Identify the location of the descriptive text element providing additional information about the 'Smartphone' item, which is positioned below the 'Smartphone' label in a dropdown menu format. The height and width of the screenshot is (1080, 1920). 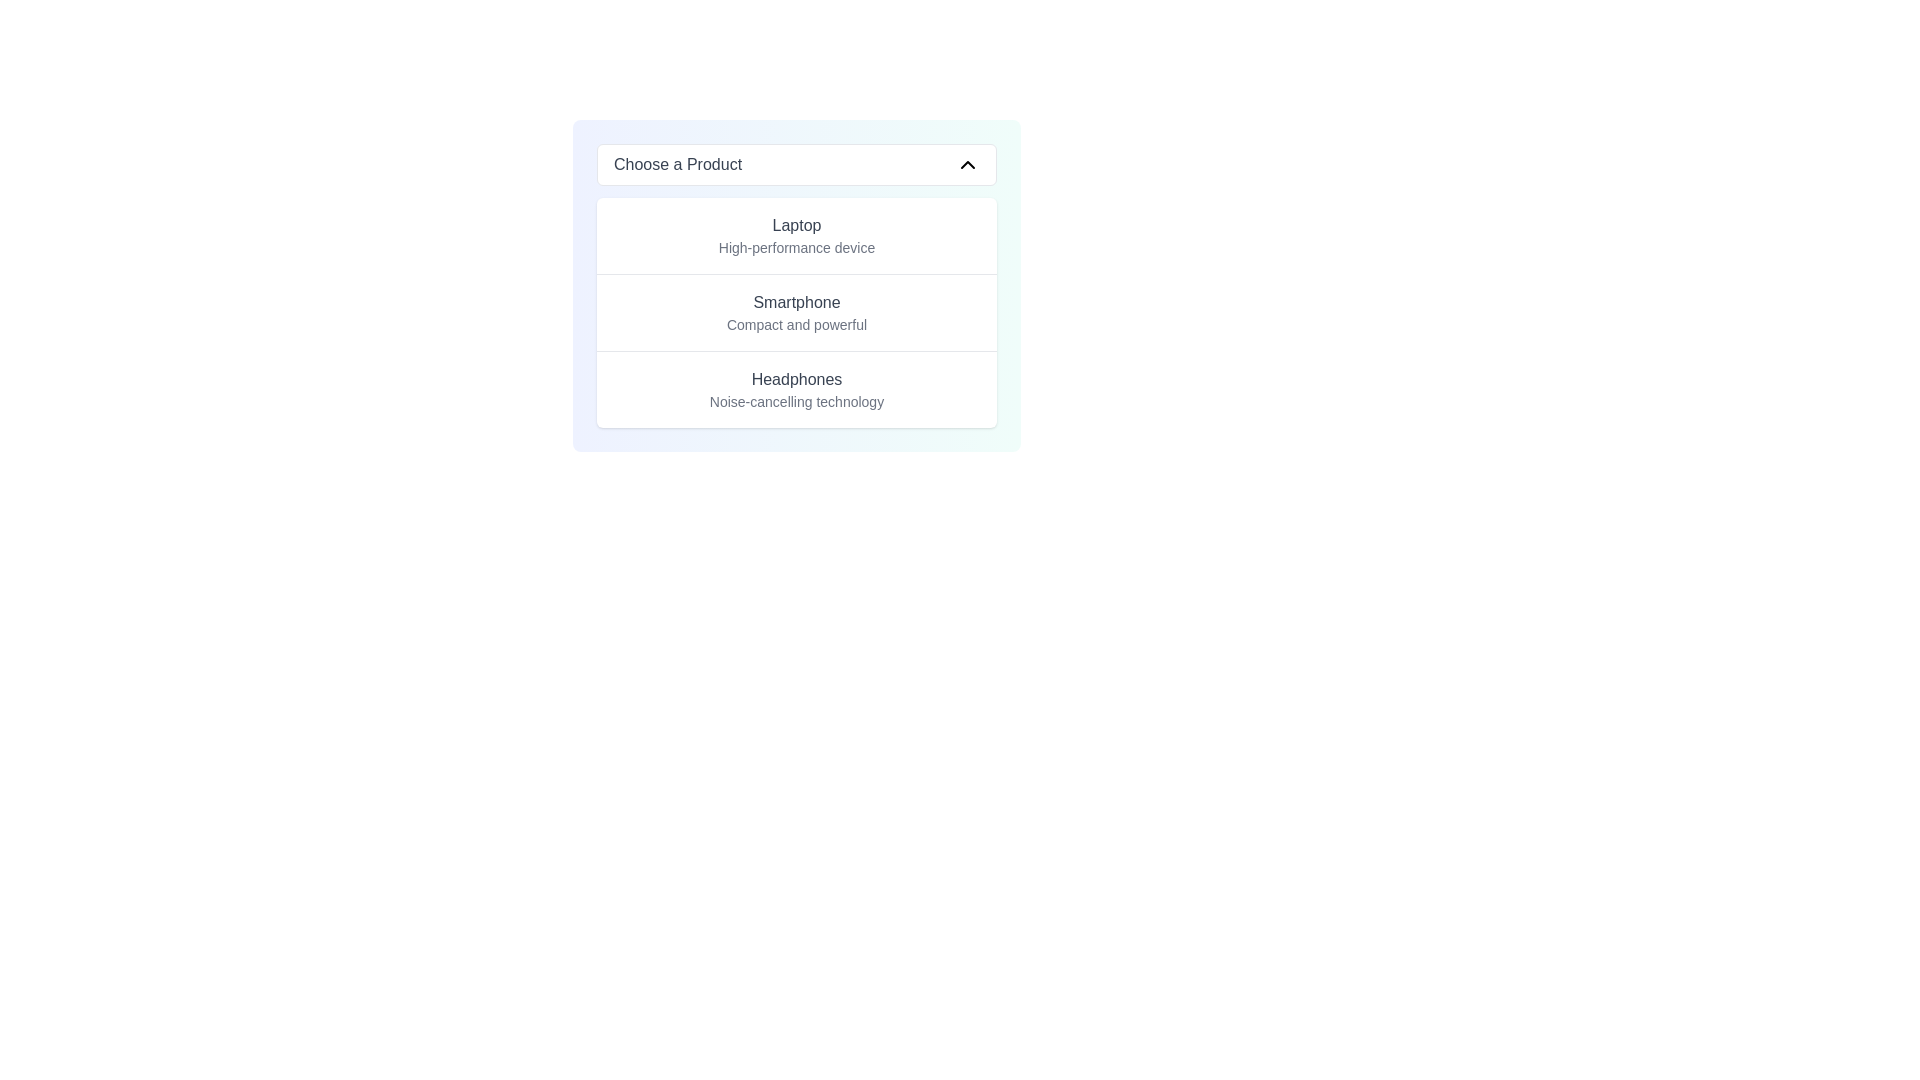
(795, 323).